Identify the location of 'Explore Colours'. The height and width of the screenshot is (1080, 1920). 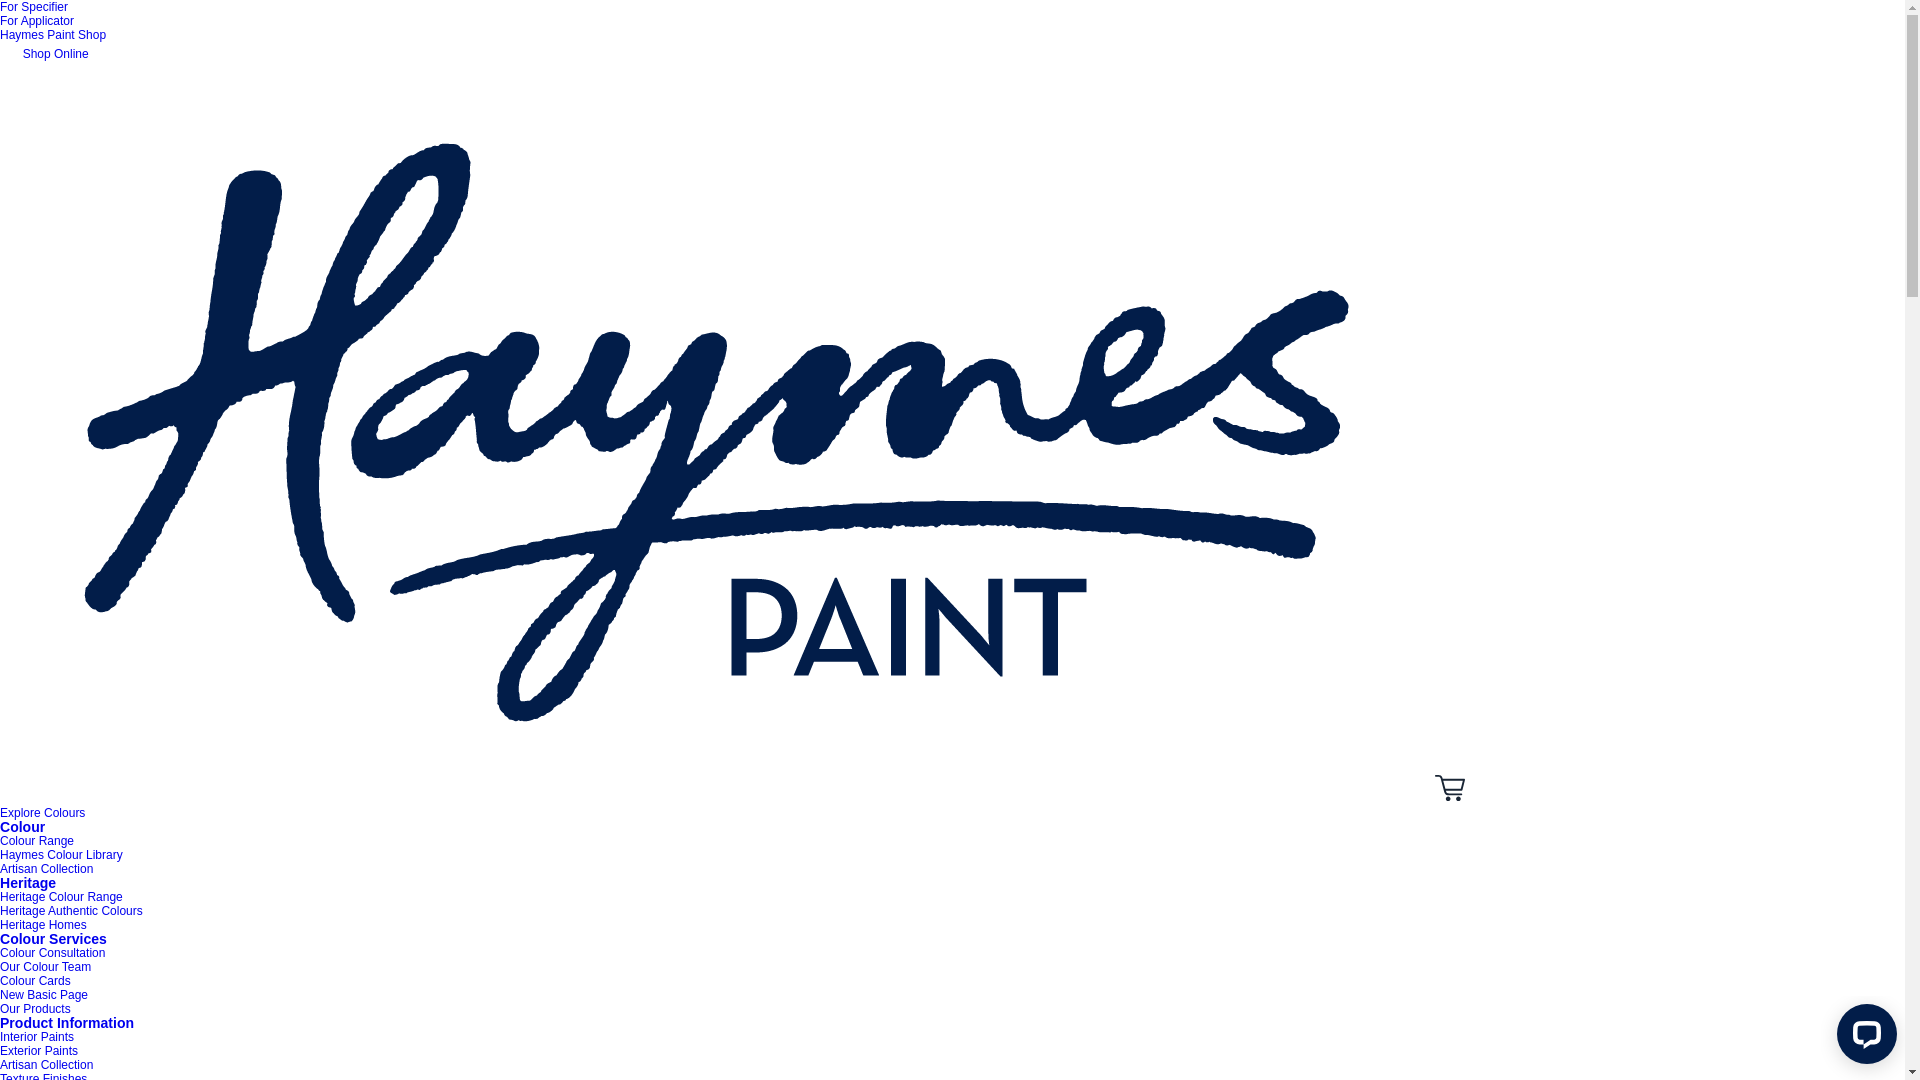
(0, 813).